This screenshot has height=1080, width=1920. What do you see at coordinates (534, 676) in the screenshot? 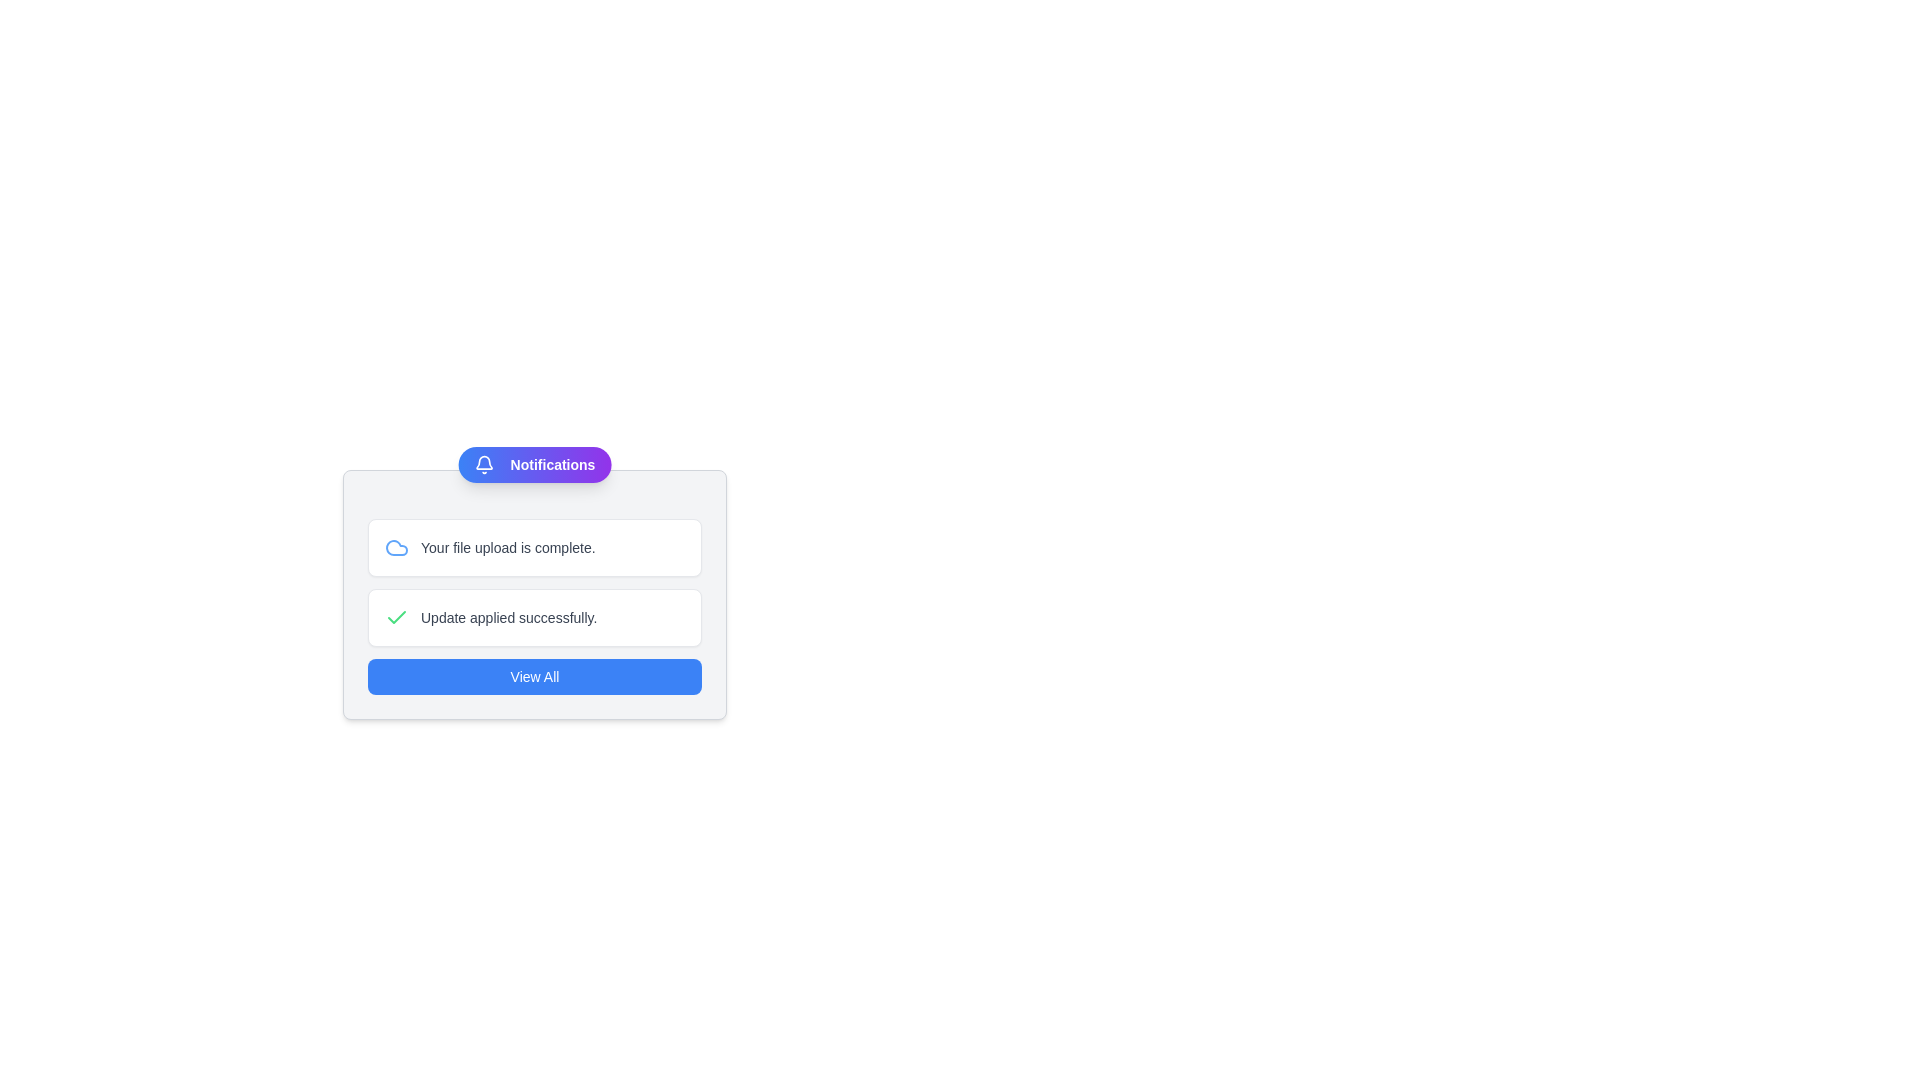
I see `the rectangular button with rounded corners and blue background that contains the text 'View All'` at bounding box center [534, 676].